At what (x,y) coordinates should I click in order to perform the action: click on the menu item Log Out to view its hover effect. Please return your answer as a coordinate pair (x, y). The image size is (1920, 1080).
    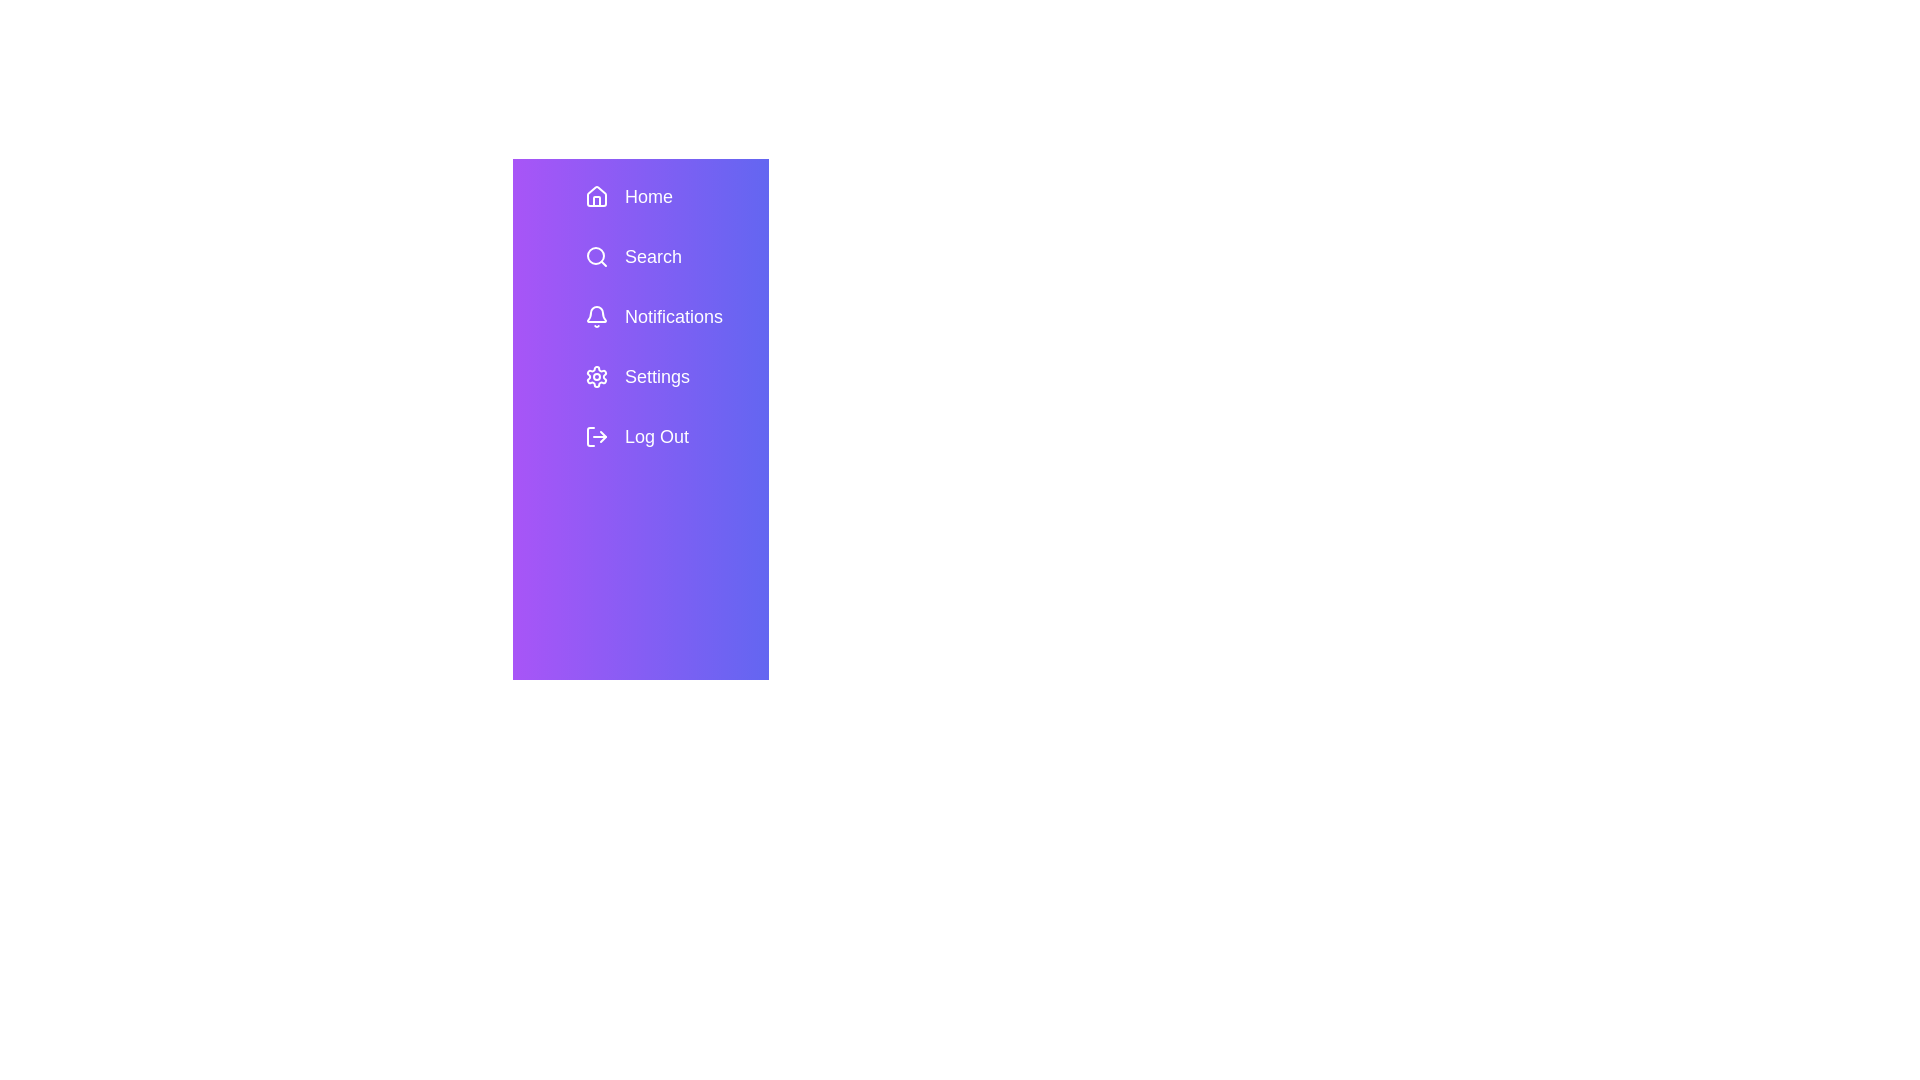
    Looking at the image, I should click on (668, 435).